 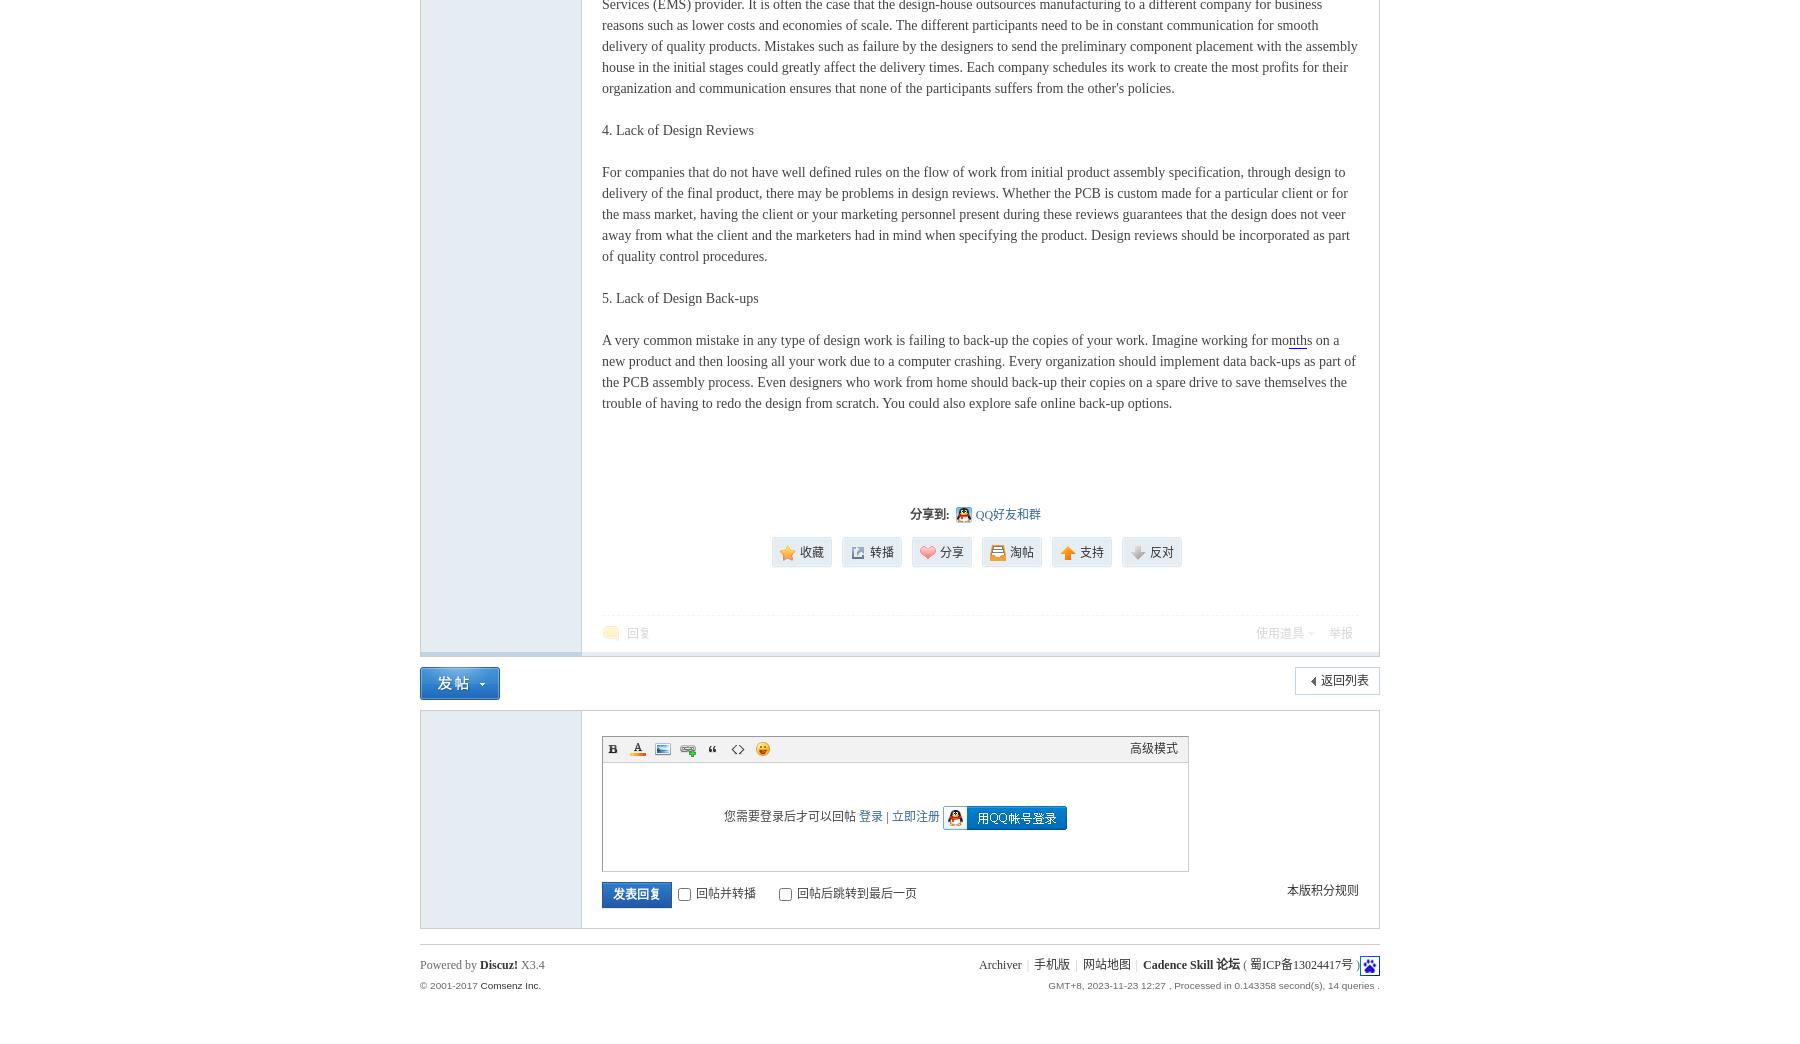 I want to click on 'Discuz!', so click(x=497, y=963).